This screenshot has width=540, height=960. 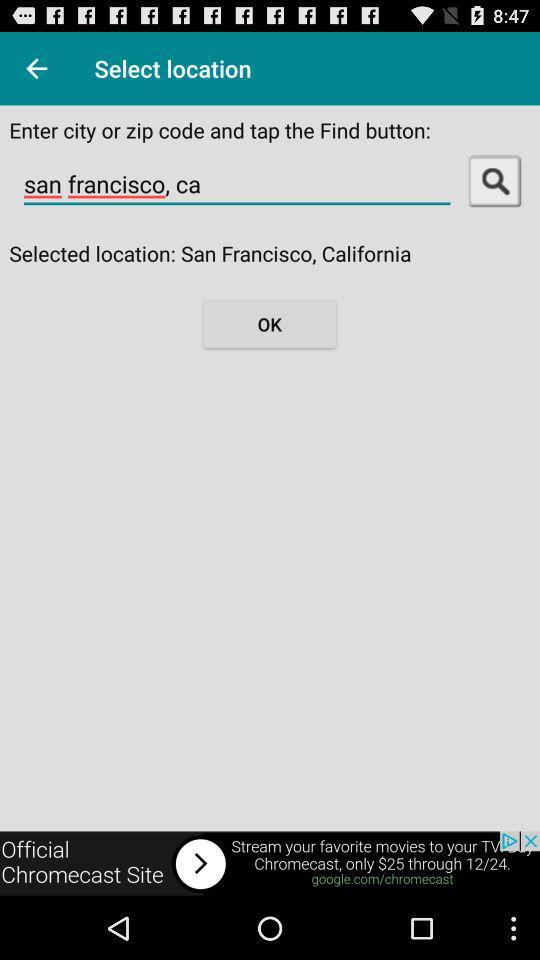 I want to click on go back, so click(x=36, y=68).